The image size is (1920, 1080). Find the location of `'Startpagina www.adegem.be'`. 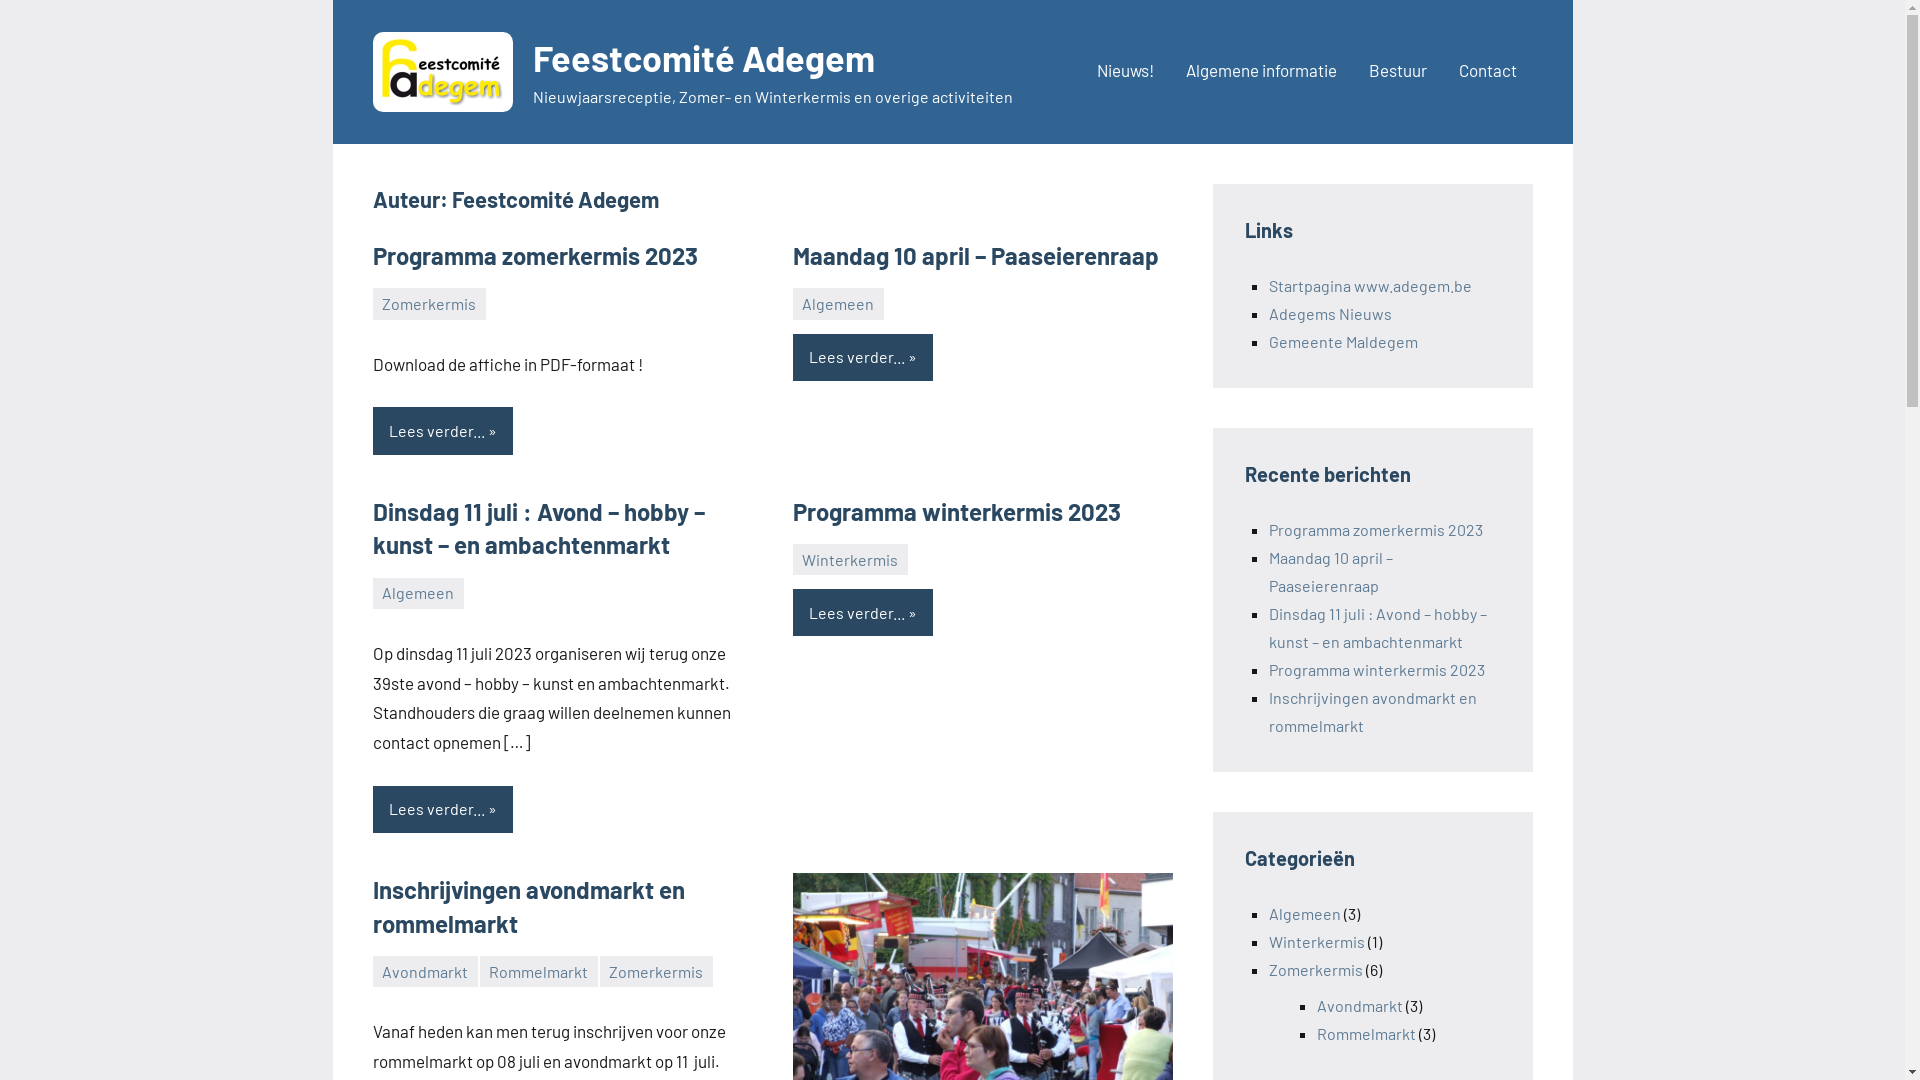

'Startpagina www.adegem.be' is located at coordinates (1368, 285).